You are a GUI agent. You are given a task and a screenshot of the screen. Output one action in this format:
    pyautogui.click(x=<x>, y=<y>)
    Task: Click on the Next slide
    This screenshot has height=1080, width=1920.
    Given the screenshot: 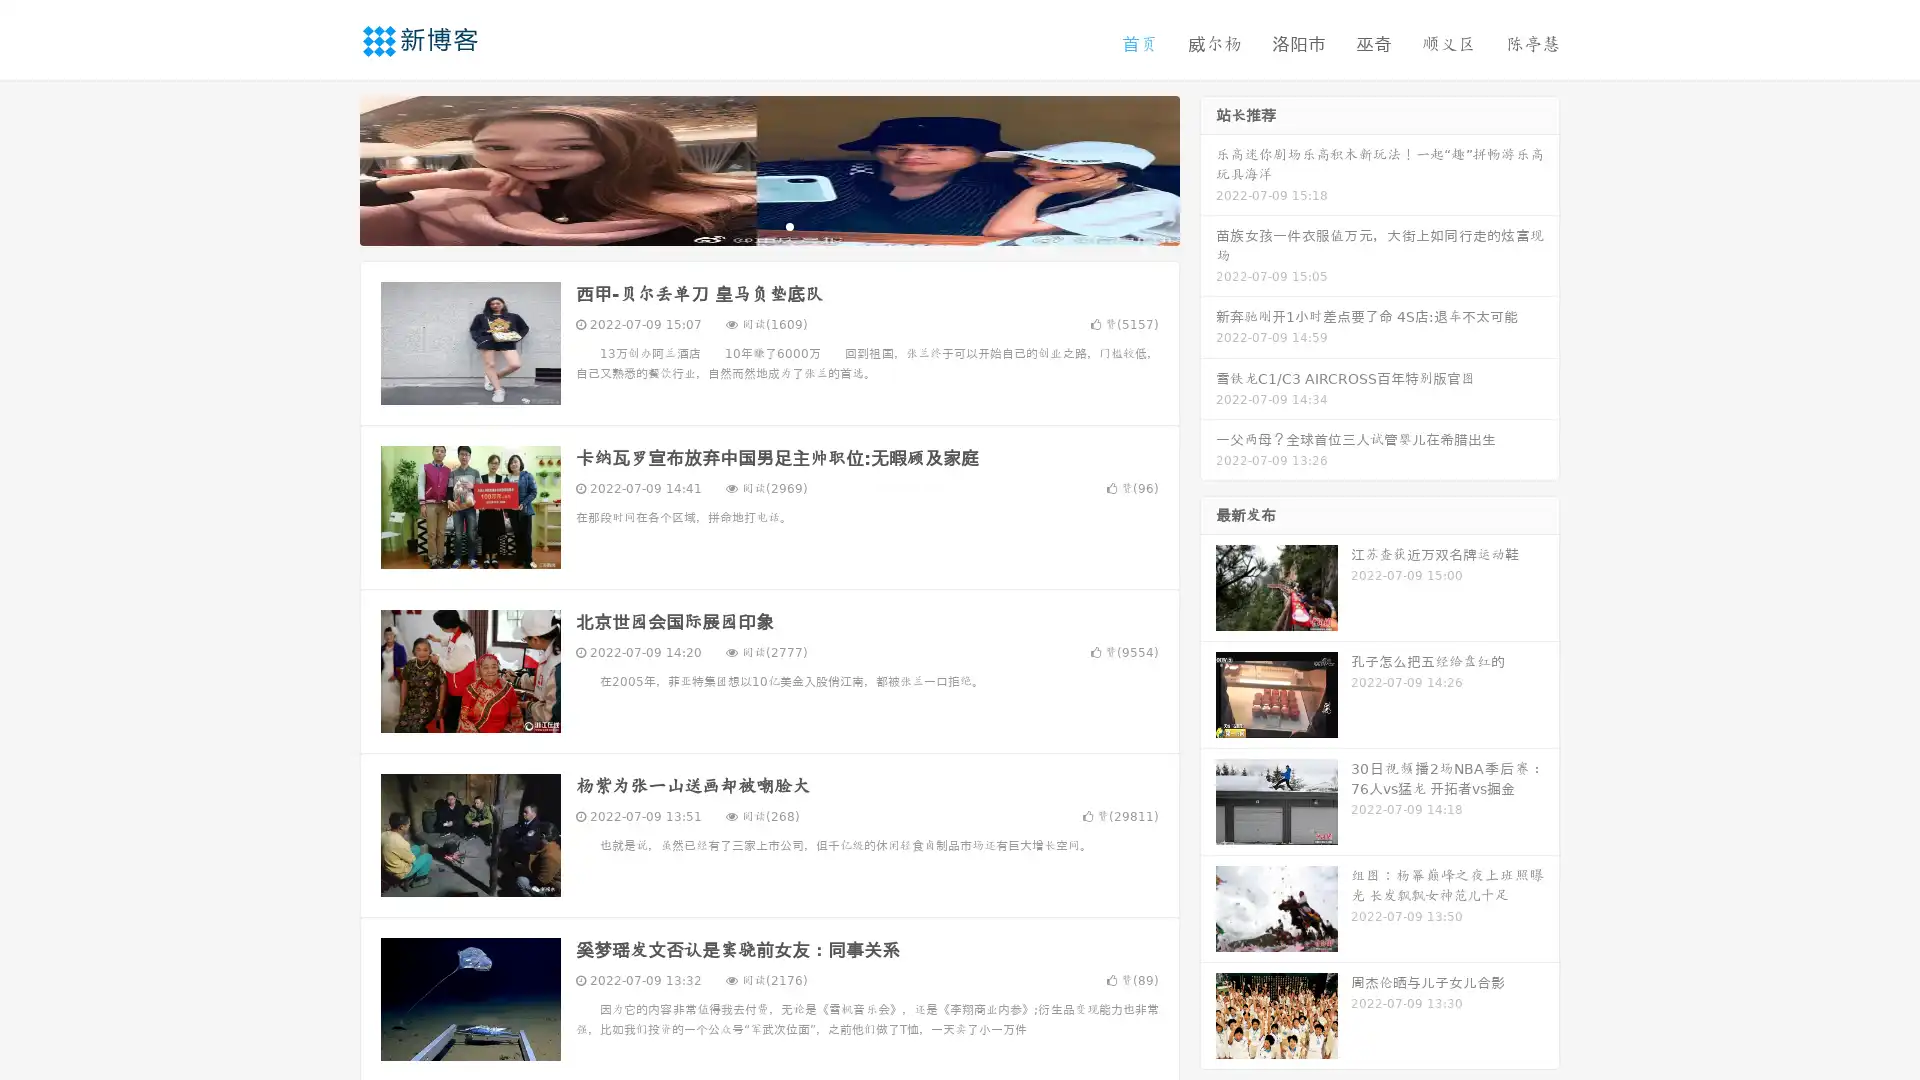 What is the action you would take?
    pyautogui.click(x=1208, y=168)
    